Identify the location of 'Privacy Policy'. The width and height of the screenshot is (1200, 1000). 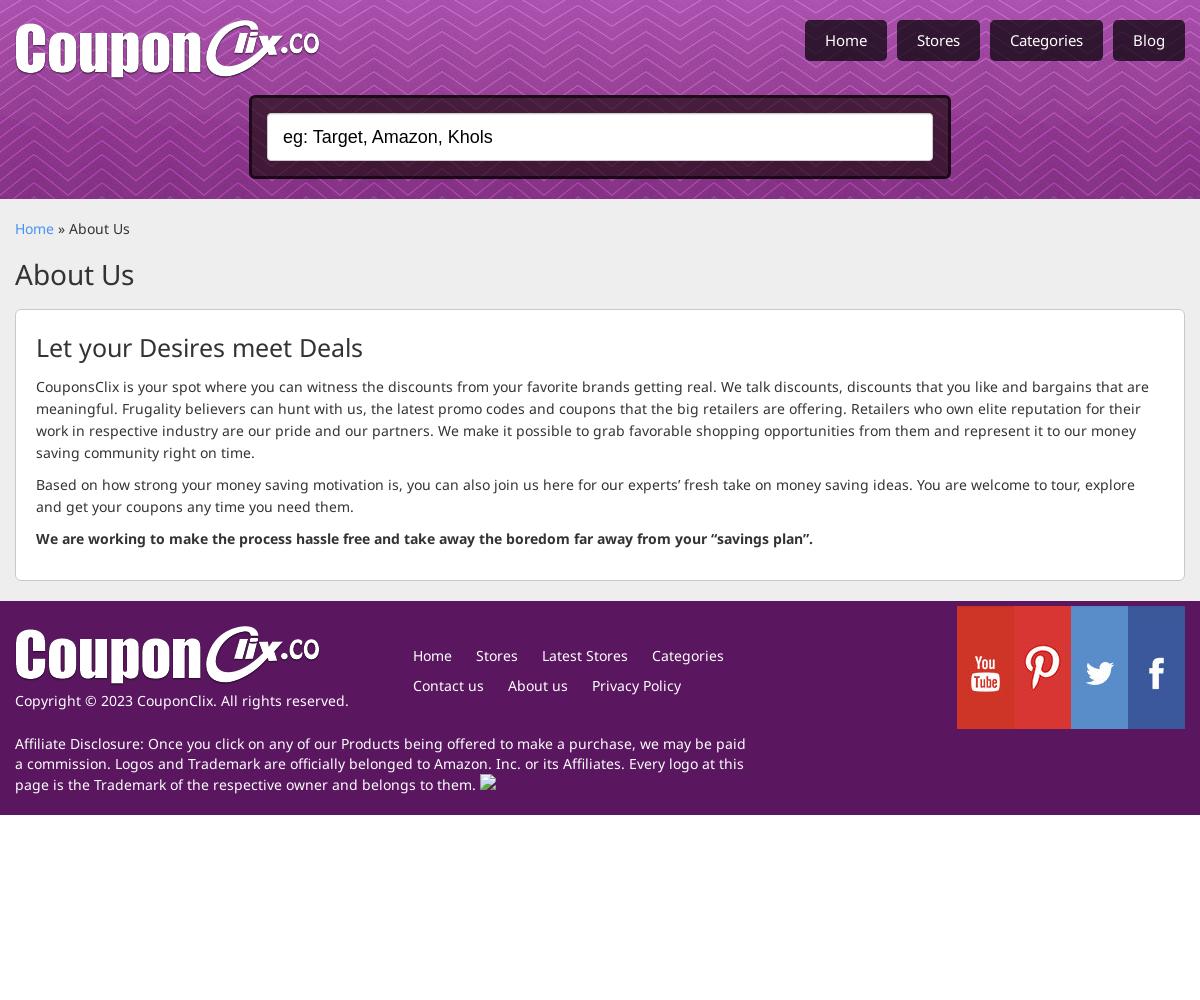
(635, 684).